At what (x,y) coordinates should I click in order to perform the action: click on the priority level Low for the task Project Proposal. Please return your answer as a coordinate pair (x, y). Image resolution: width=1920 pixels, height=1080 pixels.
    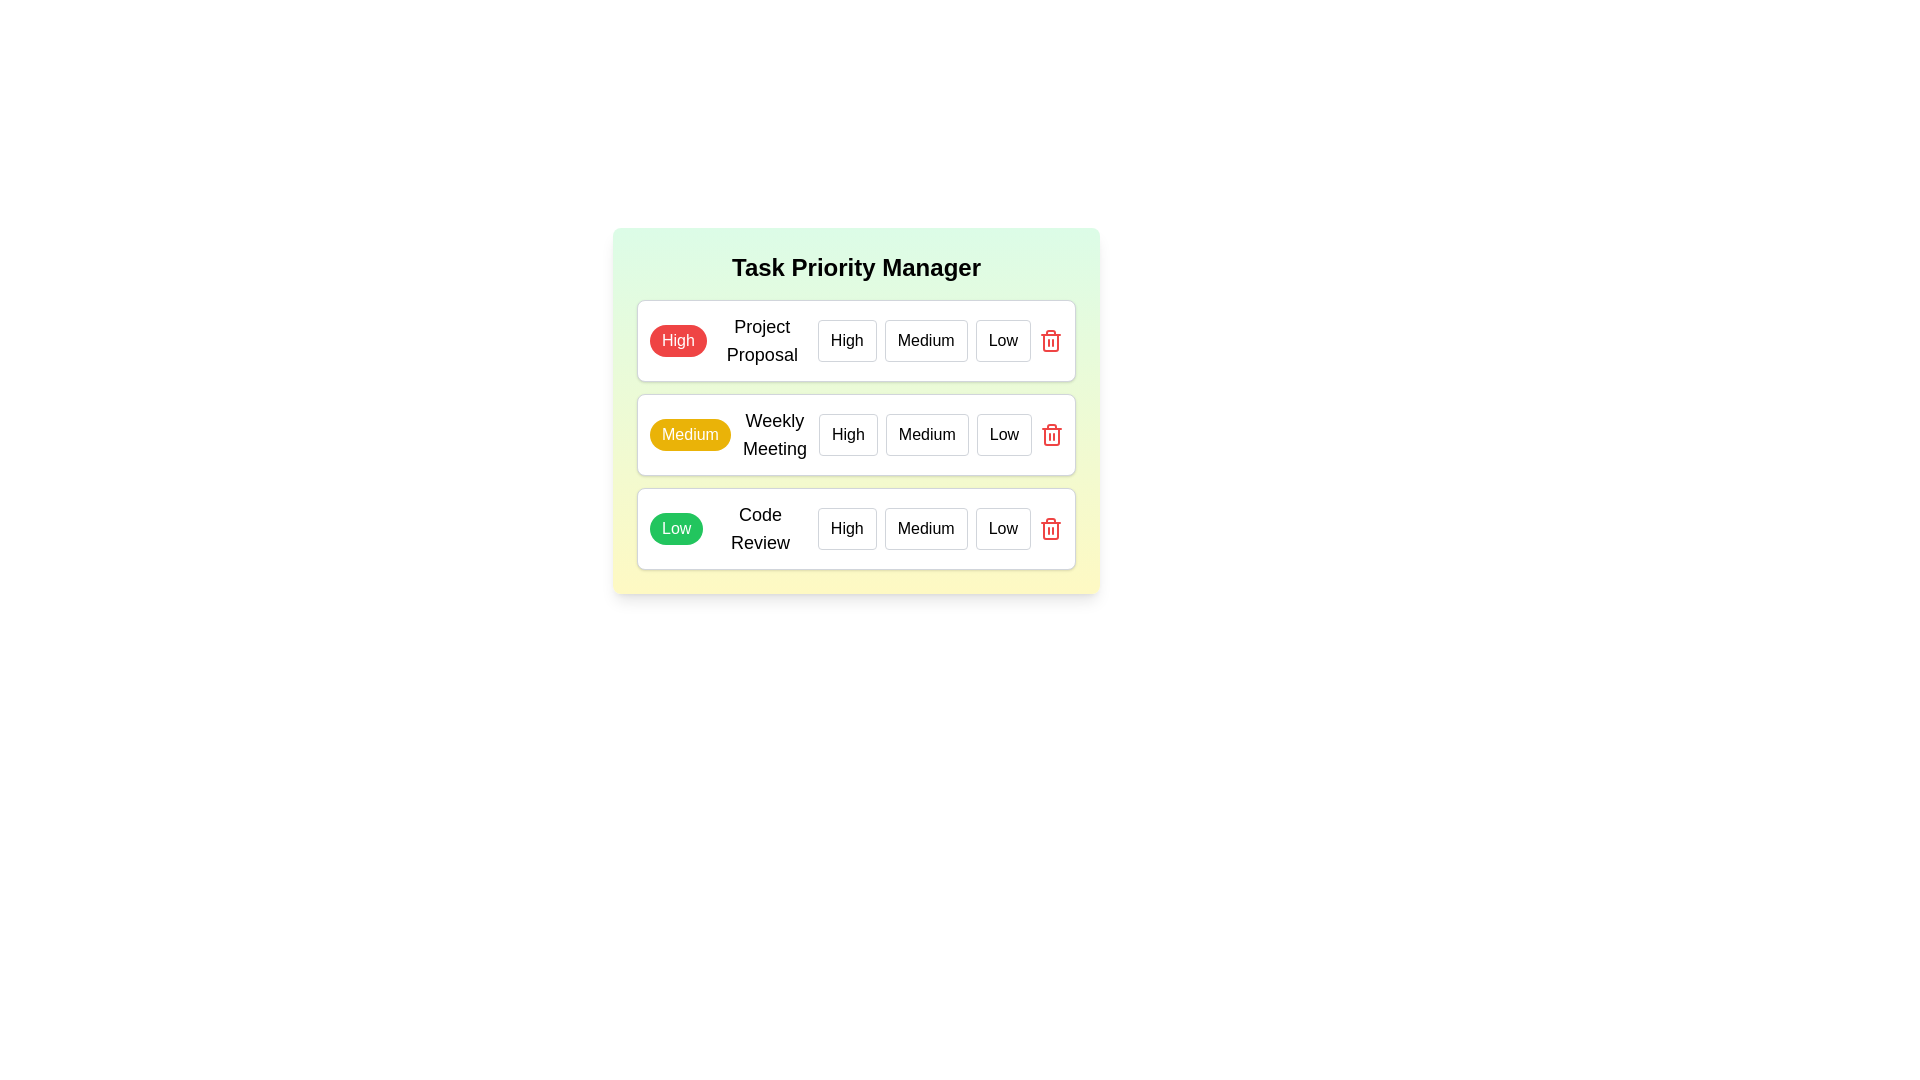
    Looking at the image, I should click on (1003, 339).